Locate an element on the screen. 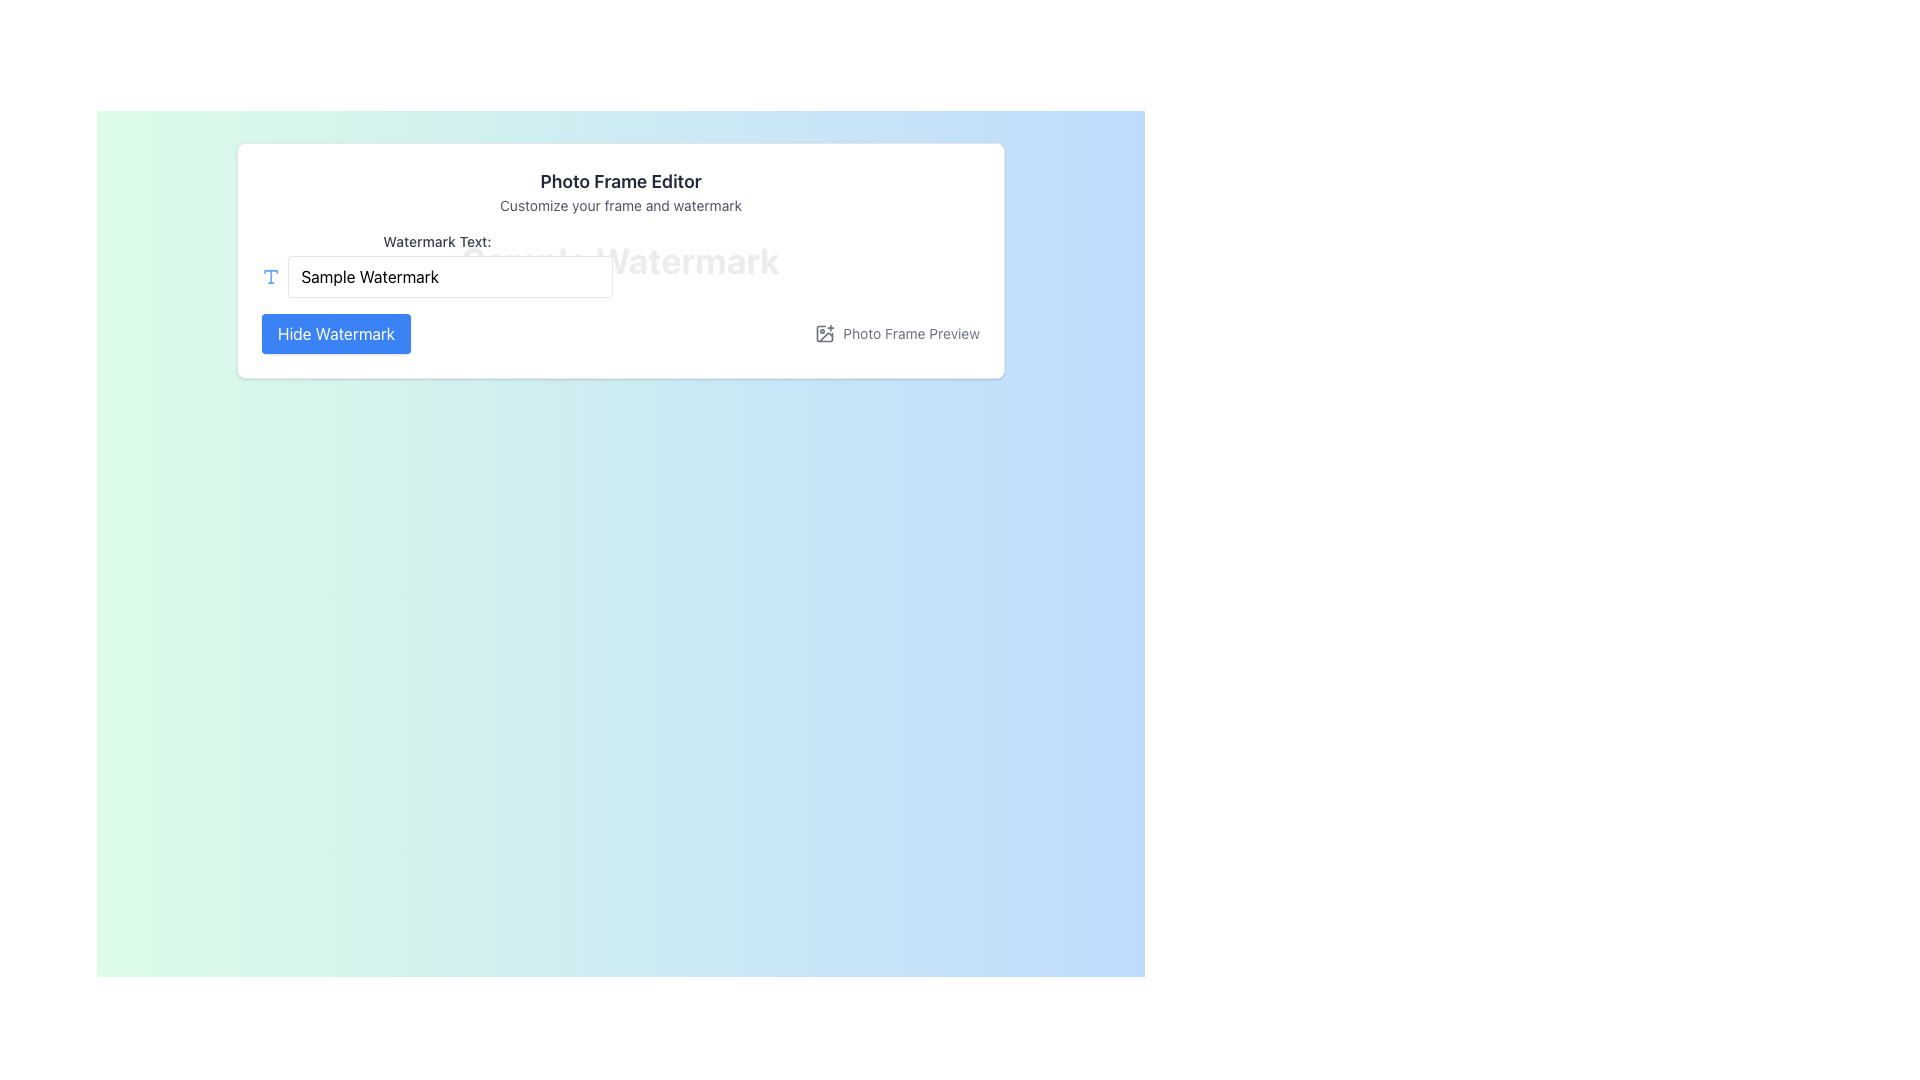  the blue rectangular button labeled 'Hide Watermark' is located at coordinates (336, 333).